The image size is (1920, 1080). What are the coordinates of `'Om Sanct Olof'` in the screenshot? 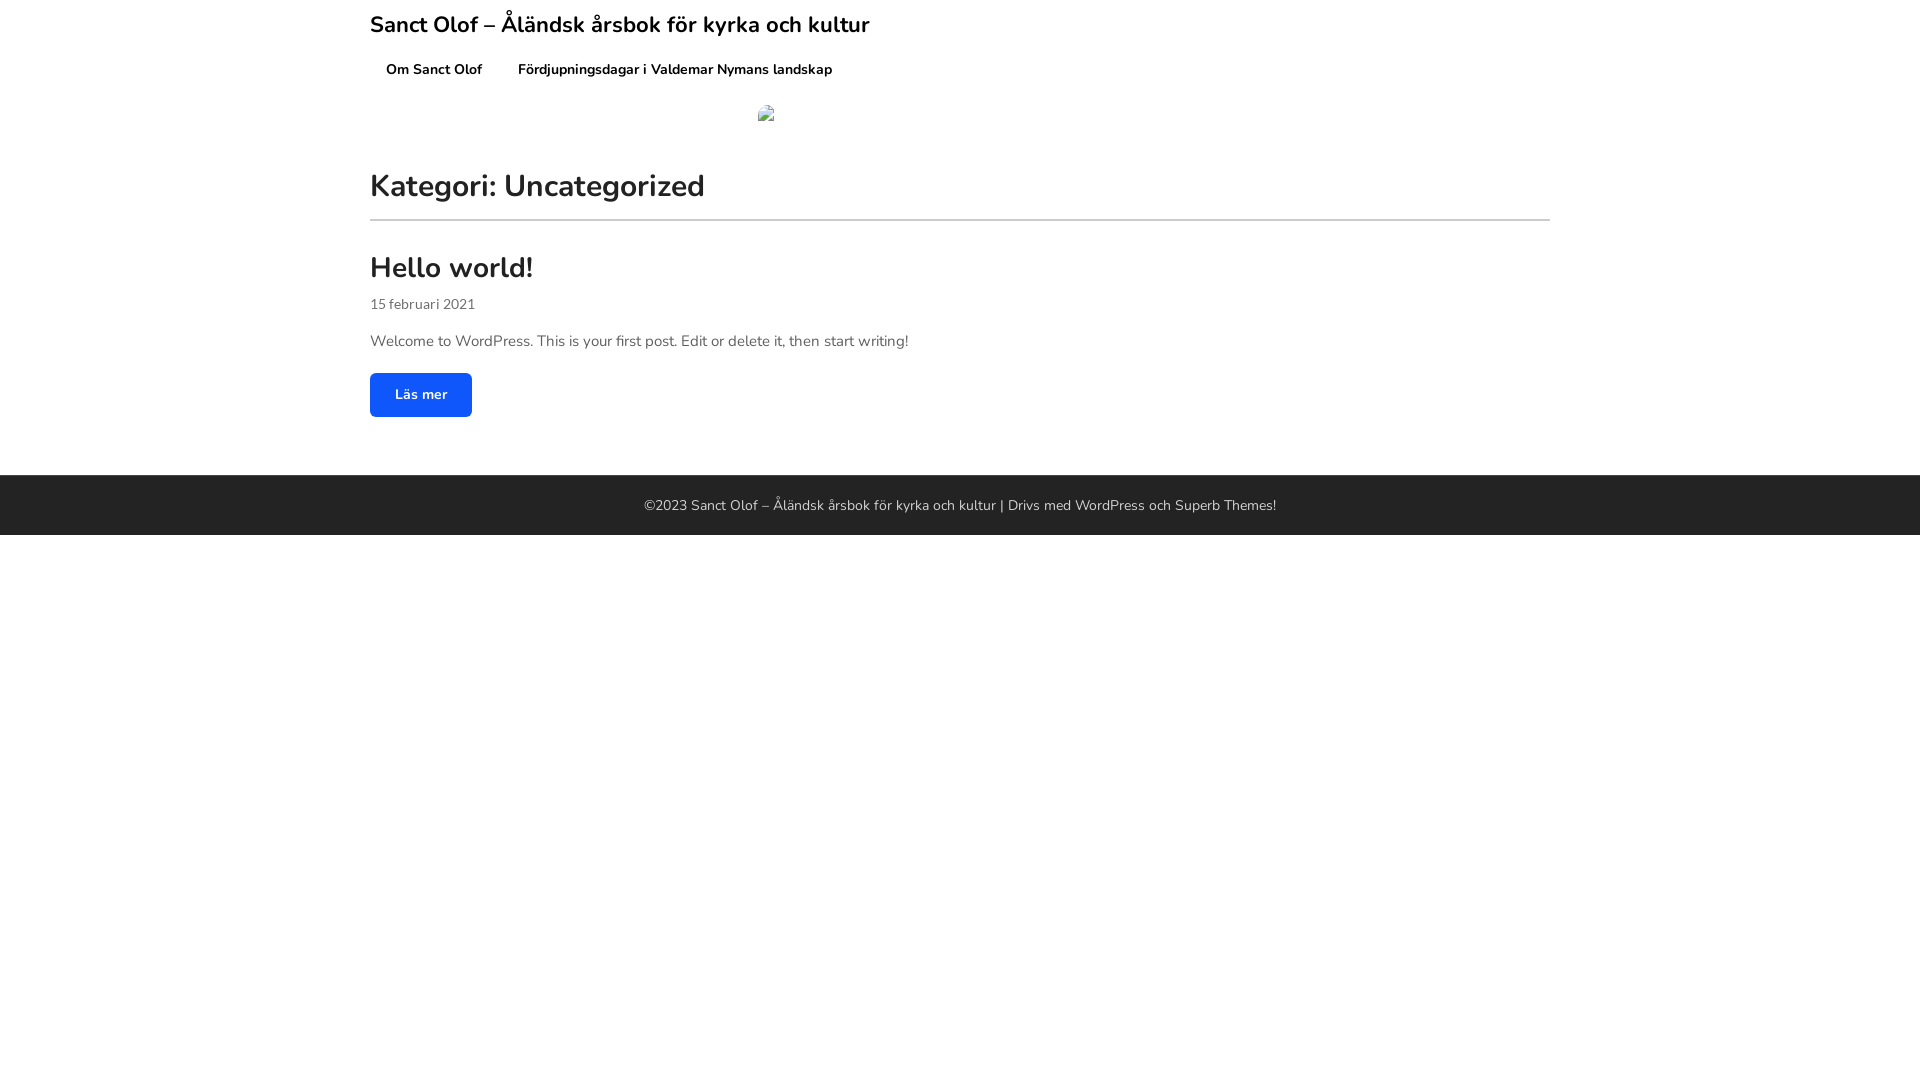 It's located at (432, 69).